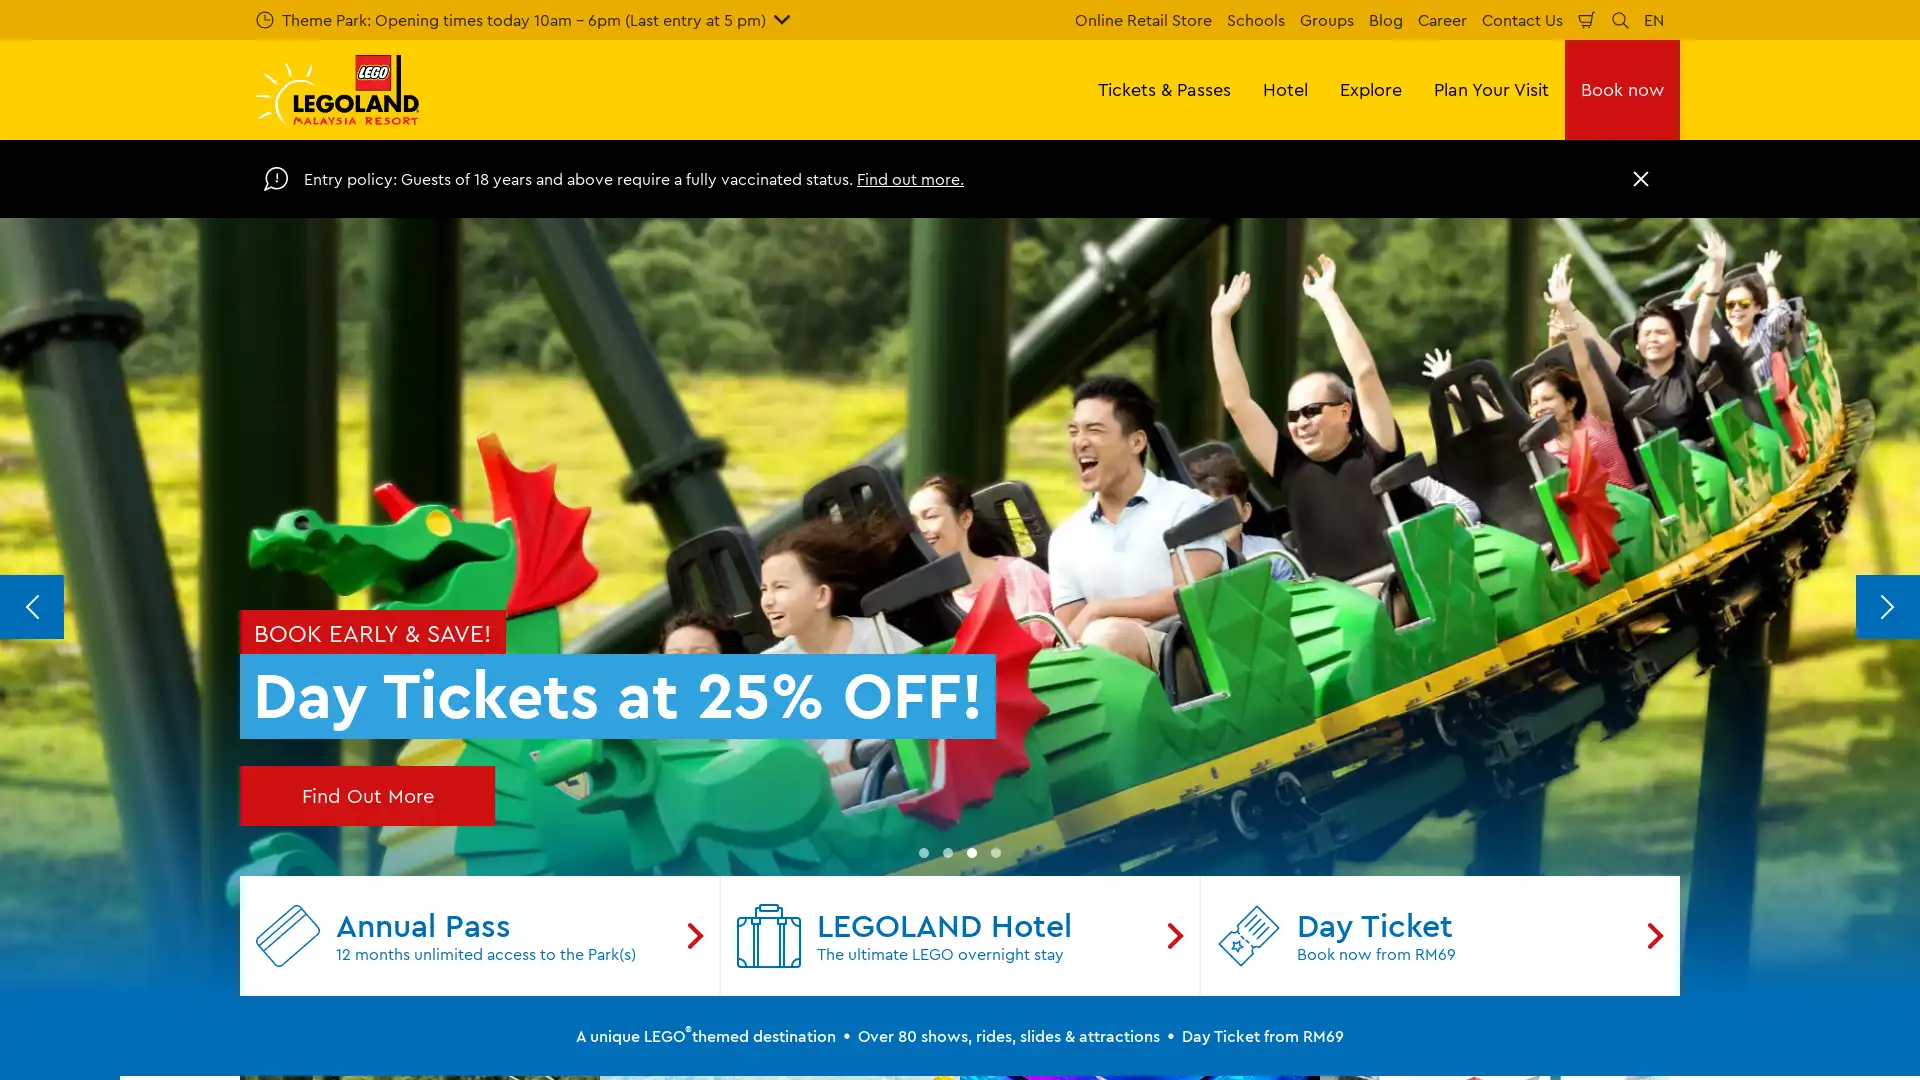 This screenshot has height=1080, width=1920. I want to click on Theme Park: Opening times today 10am - 6pm (Last entry at 5 pm), so click(523, 19).